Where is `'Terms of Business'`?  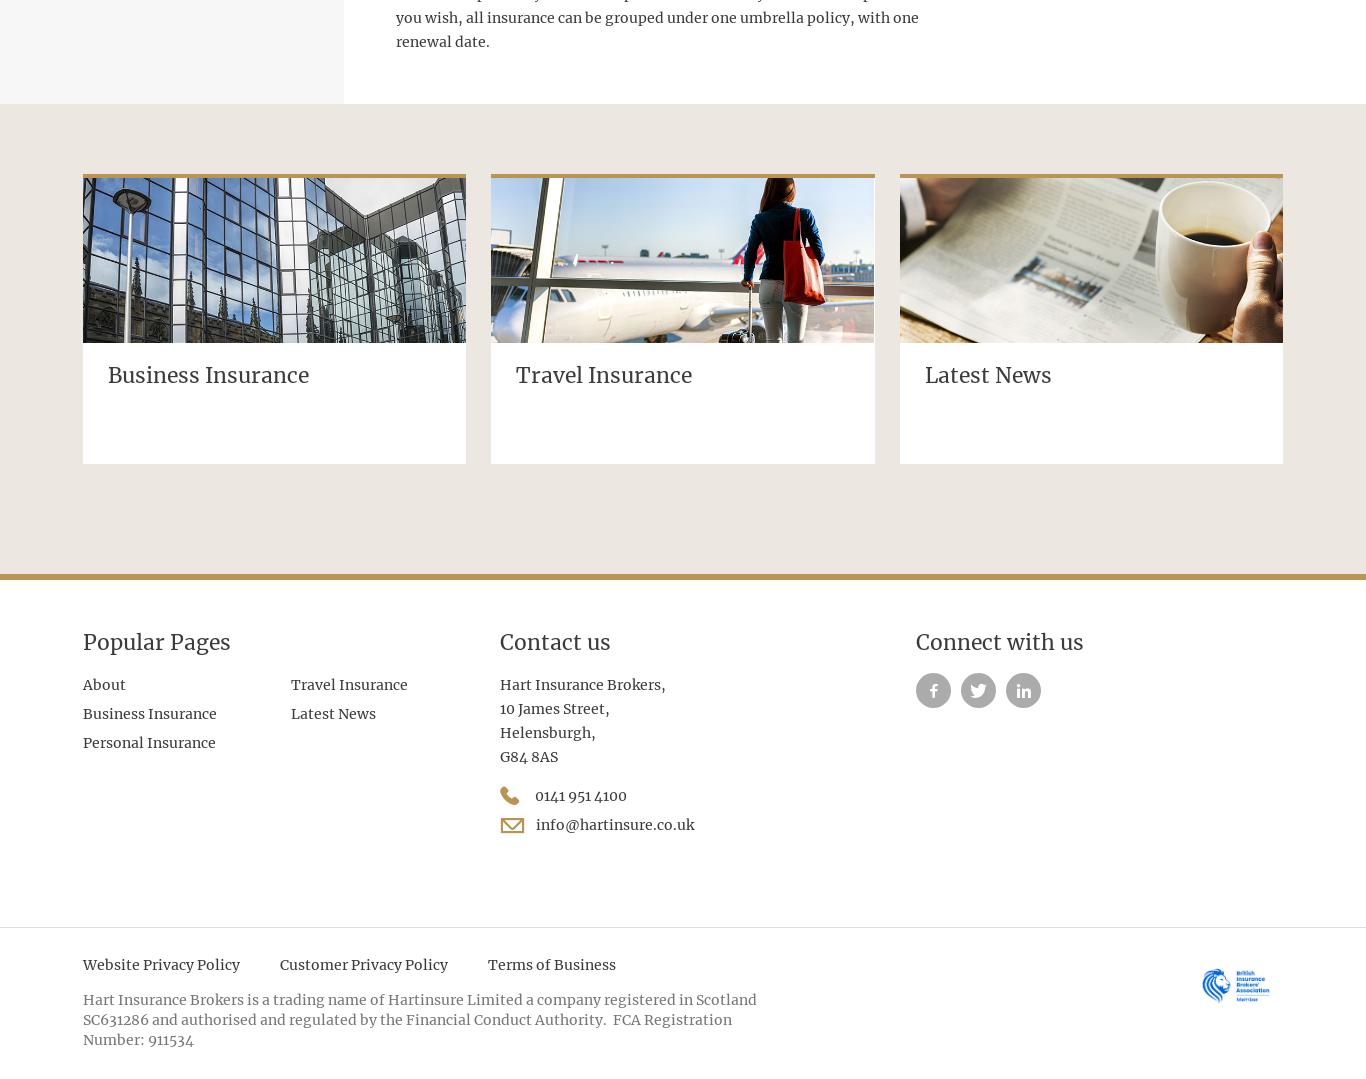
'Terms of Business' is located at coordinates (552, 963).